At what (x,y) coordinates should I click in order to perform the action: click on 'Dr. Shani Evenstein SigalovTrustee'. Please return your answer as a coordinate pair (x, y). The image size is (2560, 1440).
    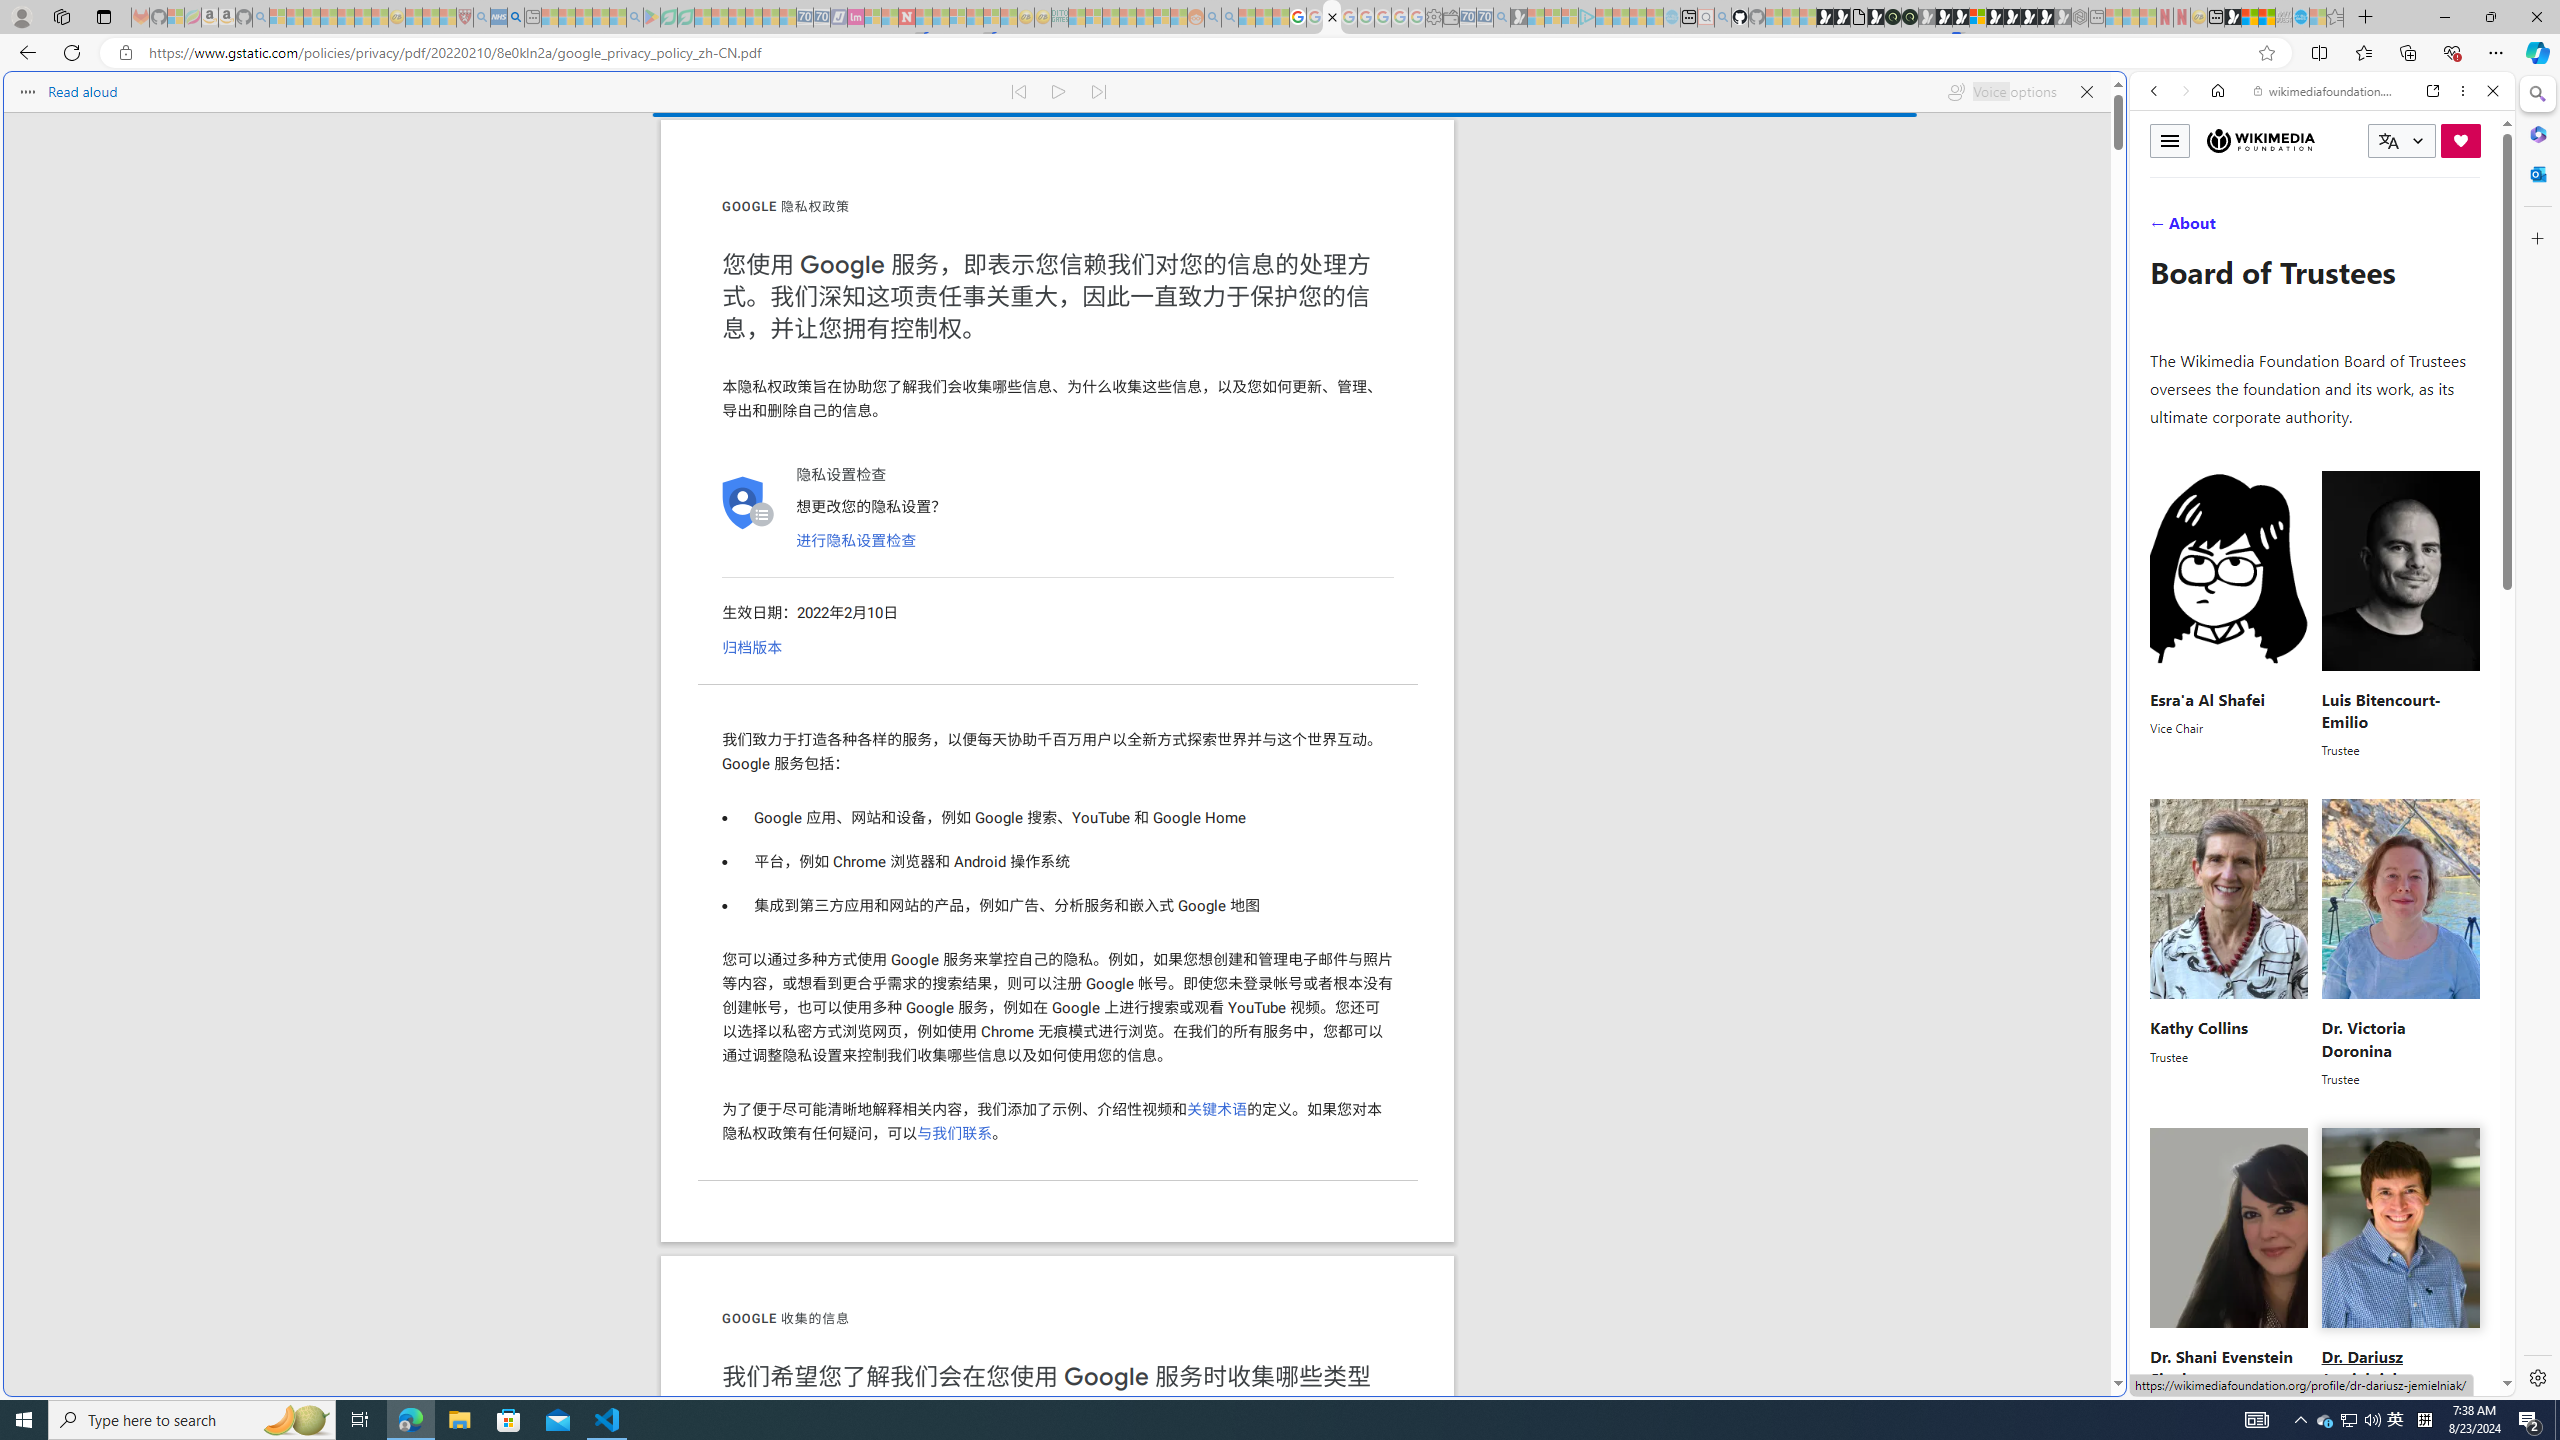
    Looking at the image, I should click on (2229, 1271).